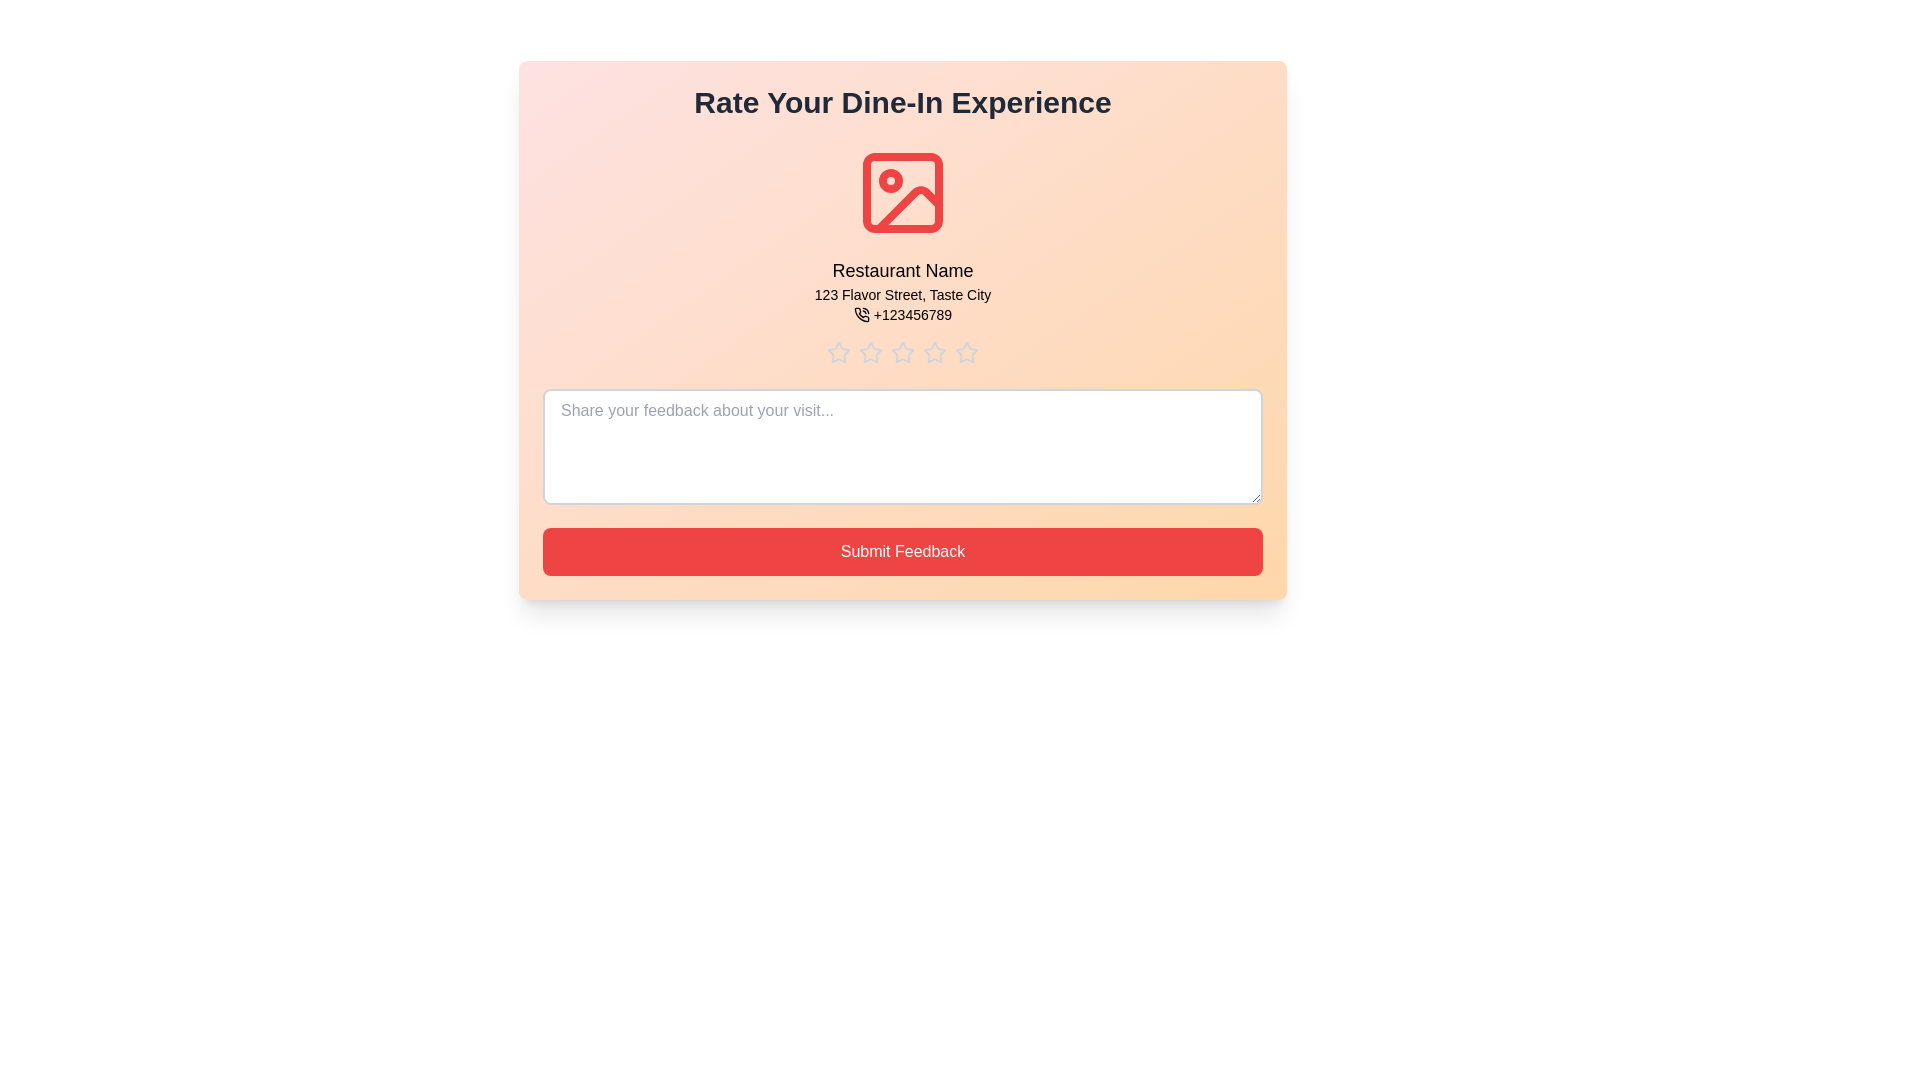 This screenshot has width=1920, height=1080. Describe the element at coordinates (839, 352) in the screenshot. I see `the restaurant rating to 1 stars by clicking the respective star` at that location.